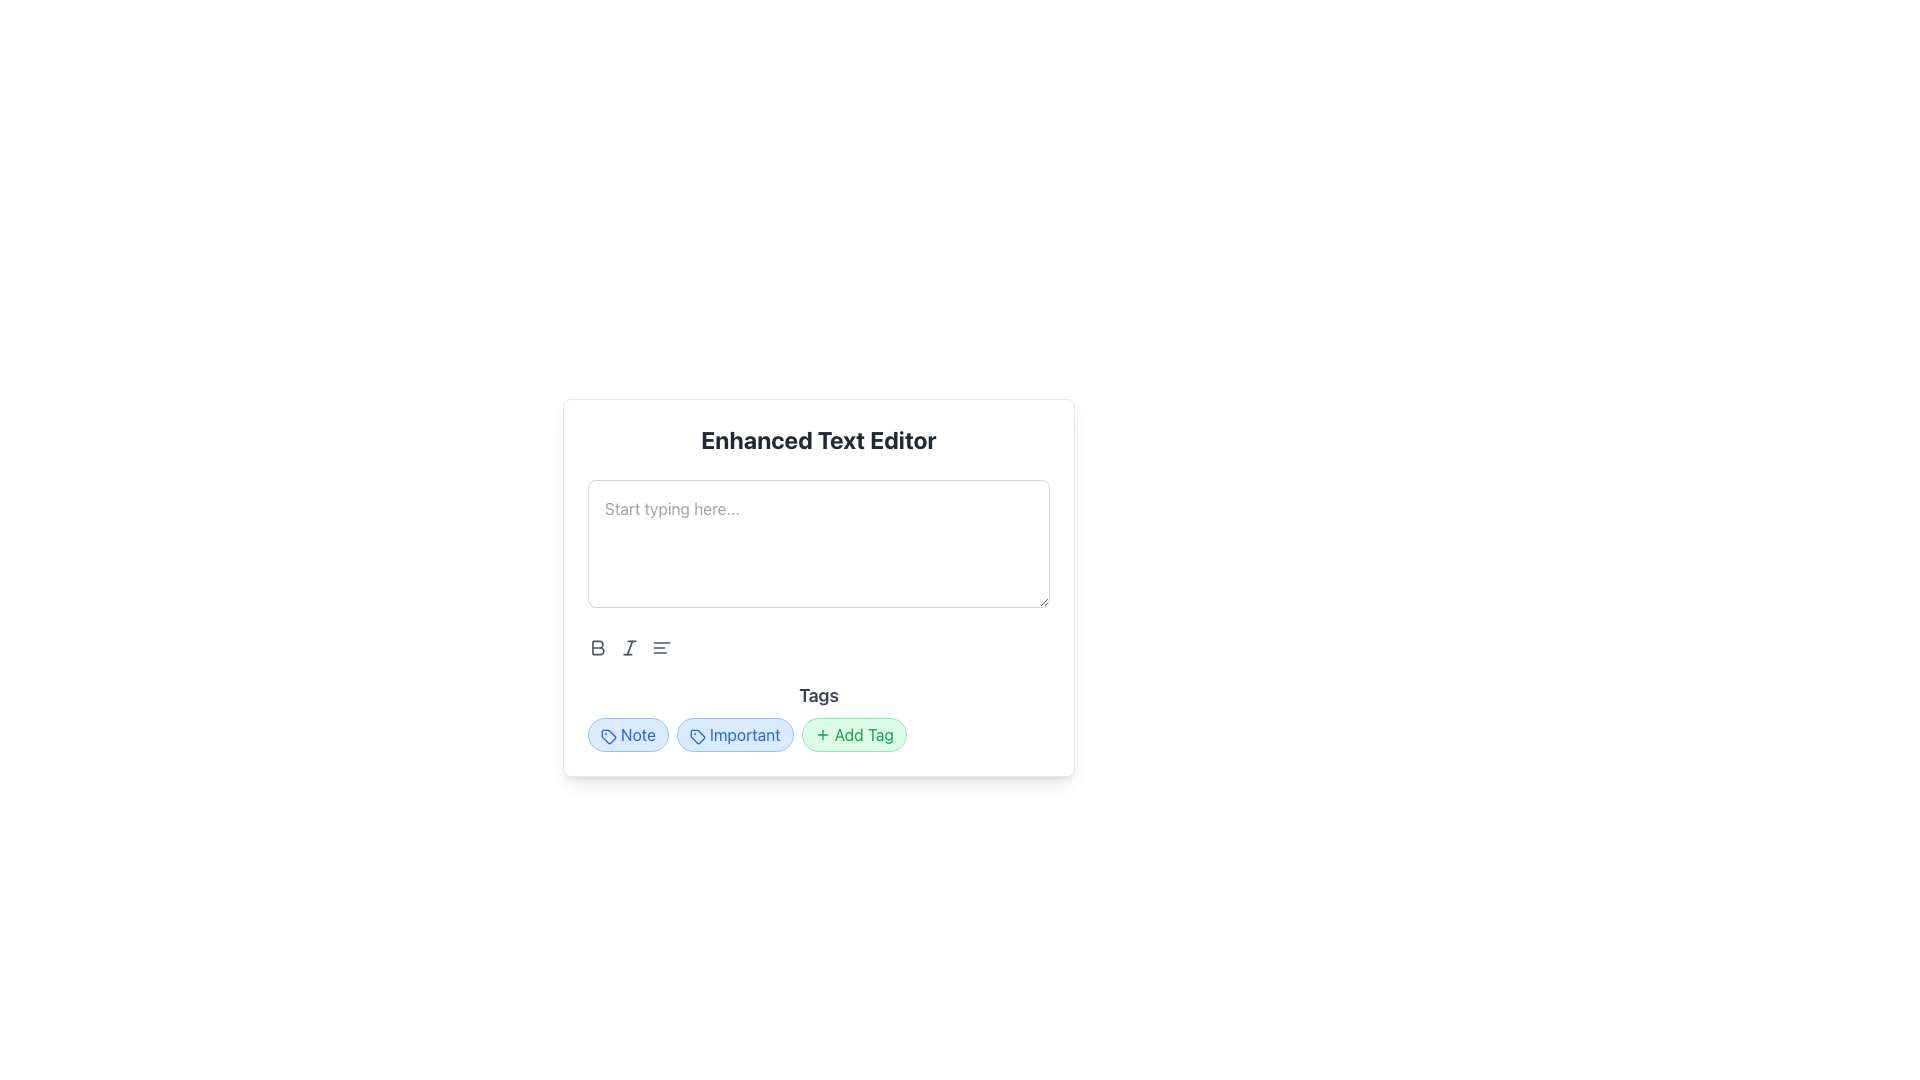 The height and width of the screenshot is (1080, 1920). What do you see at coordinates (697, 736) in the screenshot?
I see `the 'Important' tag icon, which is part of a blue pill-shaped label located between the 'Note' label and the '+ Add Tag' button in the 'Tags' section` at bounding box center [697, 736].